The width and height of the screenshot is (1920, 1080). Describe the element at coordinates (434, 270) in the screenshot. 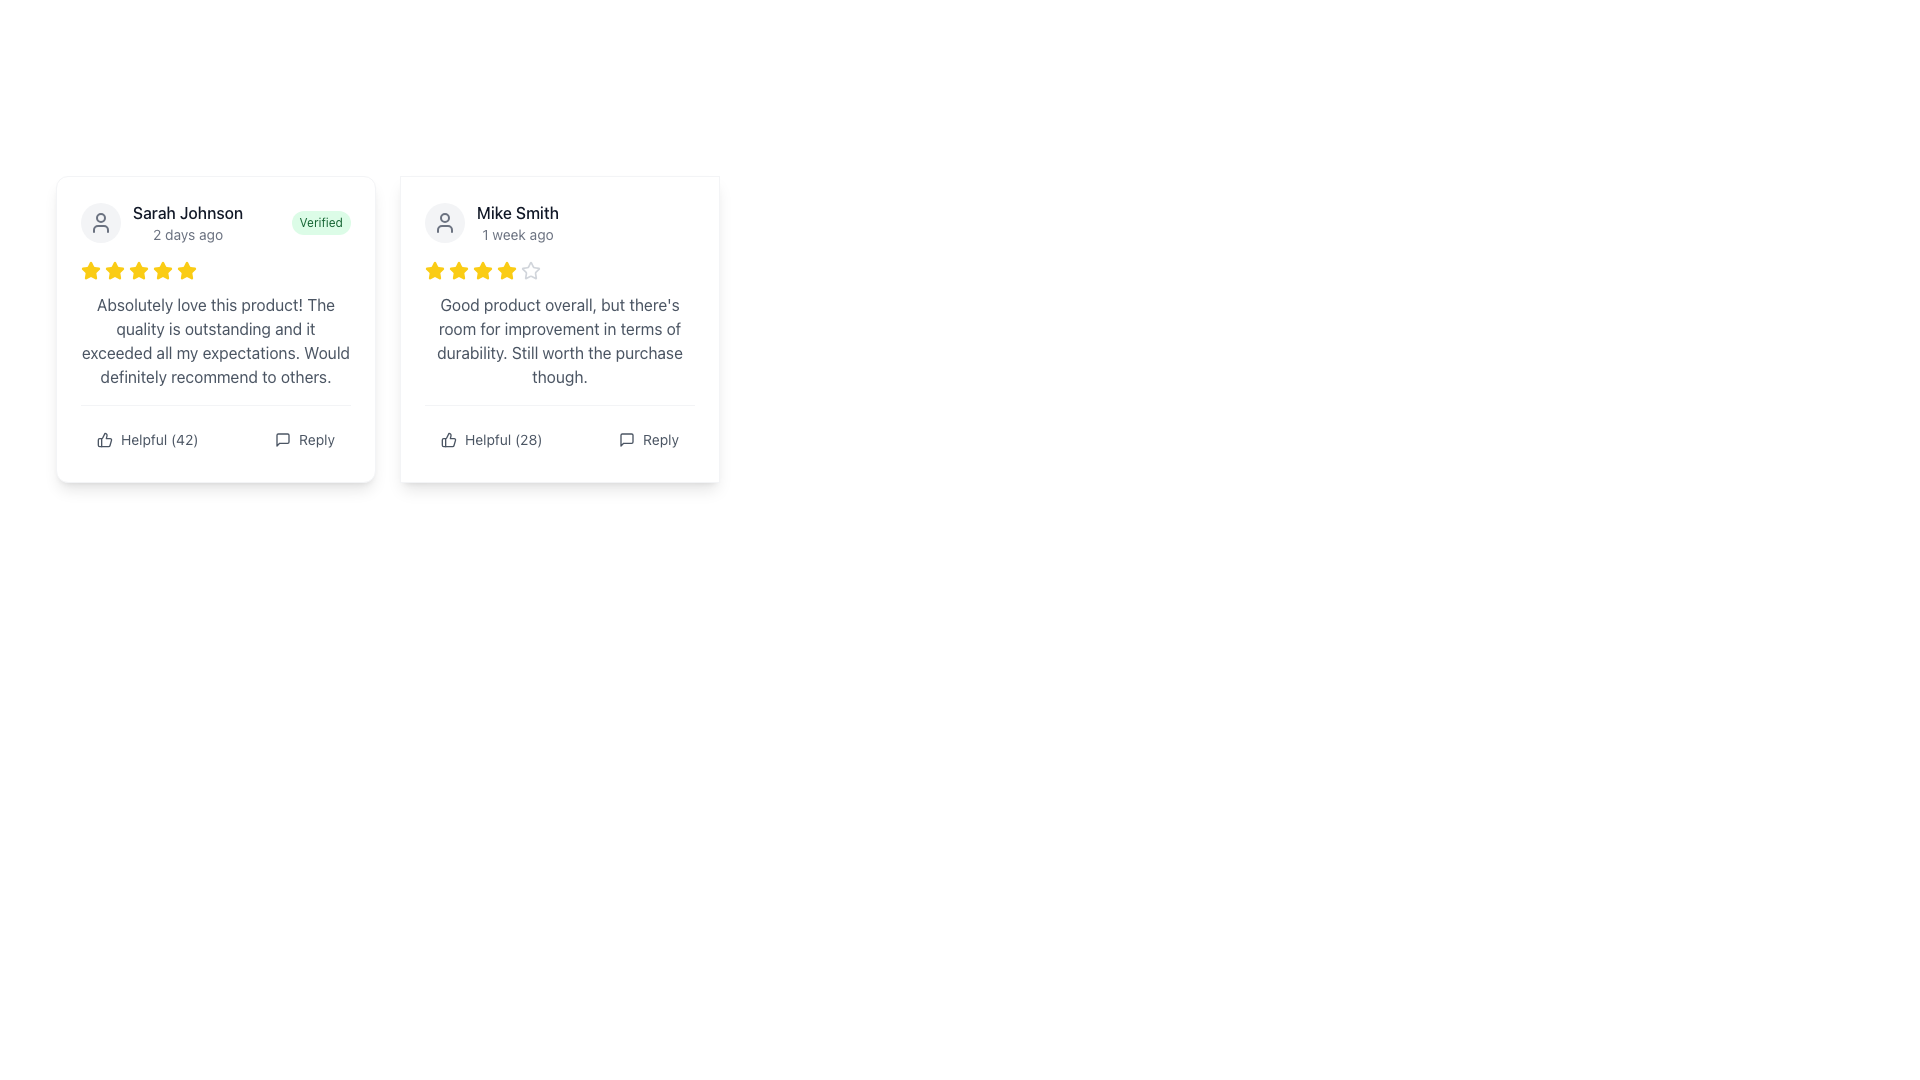

I see `the star-shaped icon filled with yellow and outlined with a yellow border, which represents a rating mechanism located under the name 'Mike Smith' in the first position of the five stars` at that location.